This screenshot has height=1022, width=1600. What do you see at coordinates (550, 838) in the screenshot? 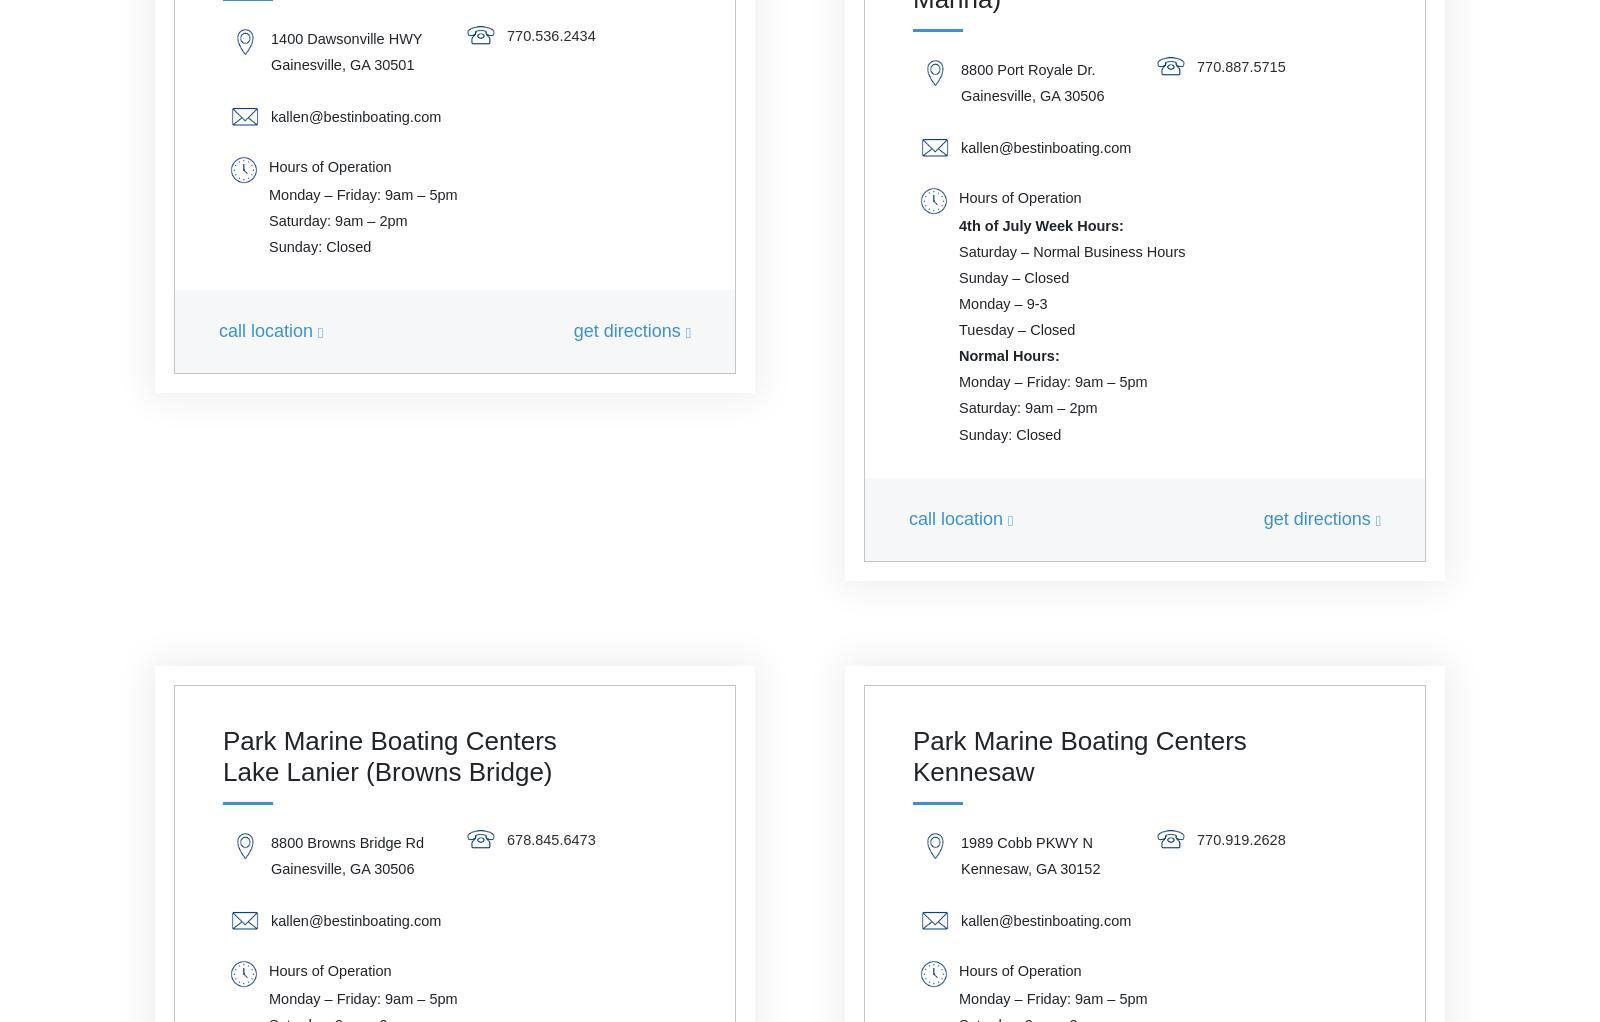
I see `'678.845.6473'` at bounding box center [550, 838].